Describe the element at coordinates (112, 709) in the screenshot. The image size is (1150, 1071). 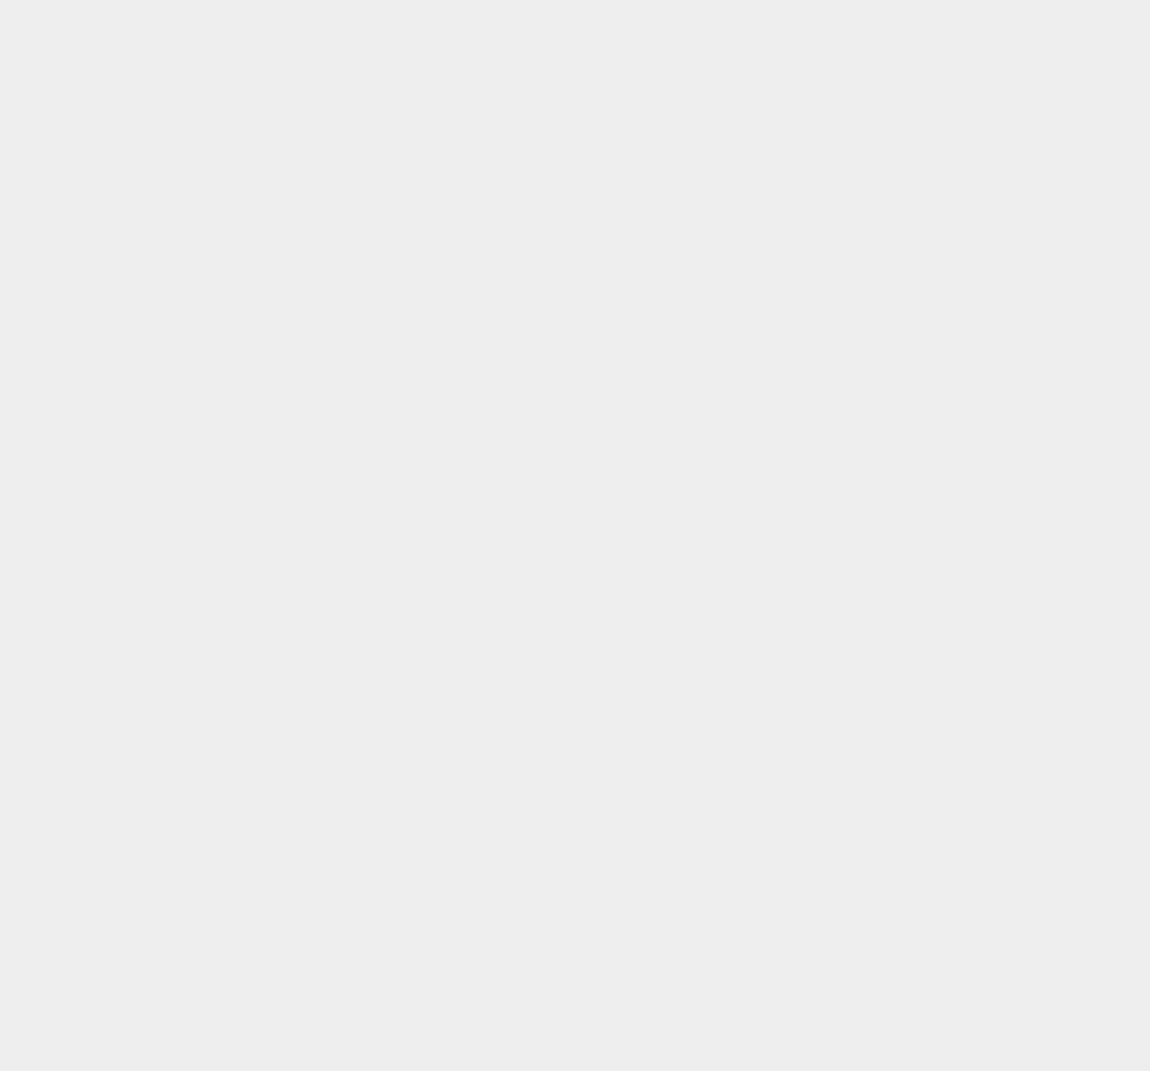
I see `'All rights reserved.'` at that location.